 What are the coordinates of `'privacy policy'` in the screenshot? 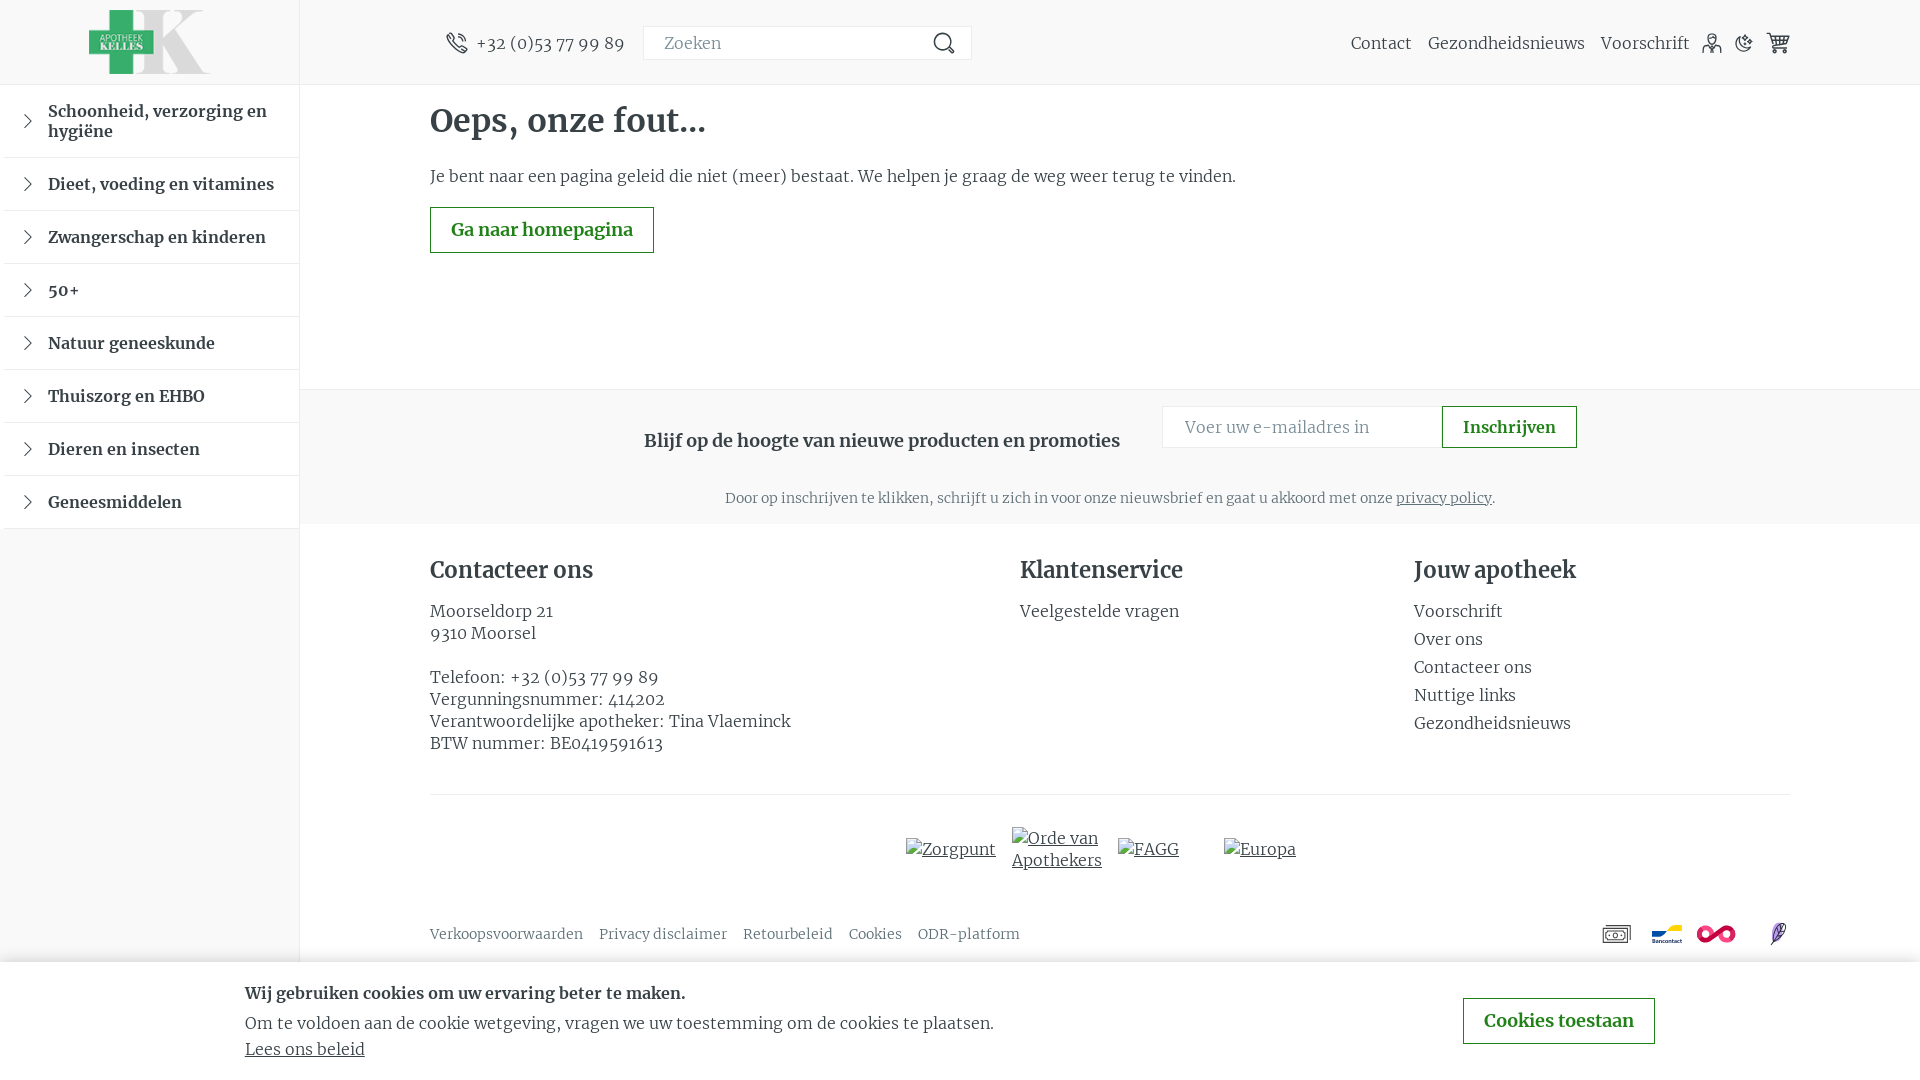 It's located at (1444, 496).